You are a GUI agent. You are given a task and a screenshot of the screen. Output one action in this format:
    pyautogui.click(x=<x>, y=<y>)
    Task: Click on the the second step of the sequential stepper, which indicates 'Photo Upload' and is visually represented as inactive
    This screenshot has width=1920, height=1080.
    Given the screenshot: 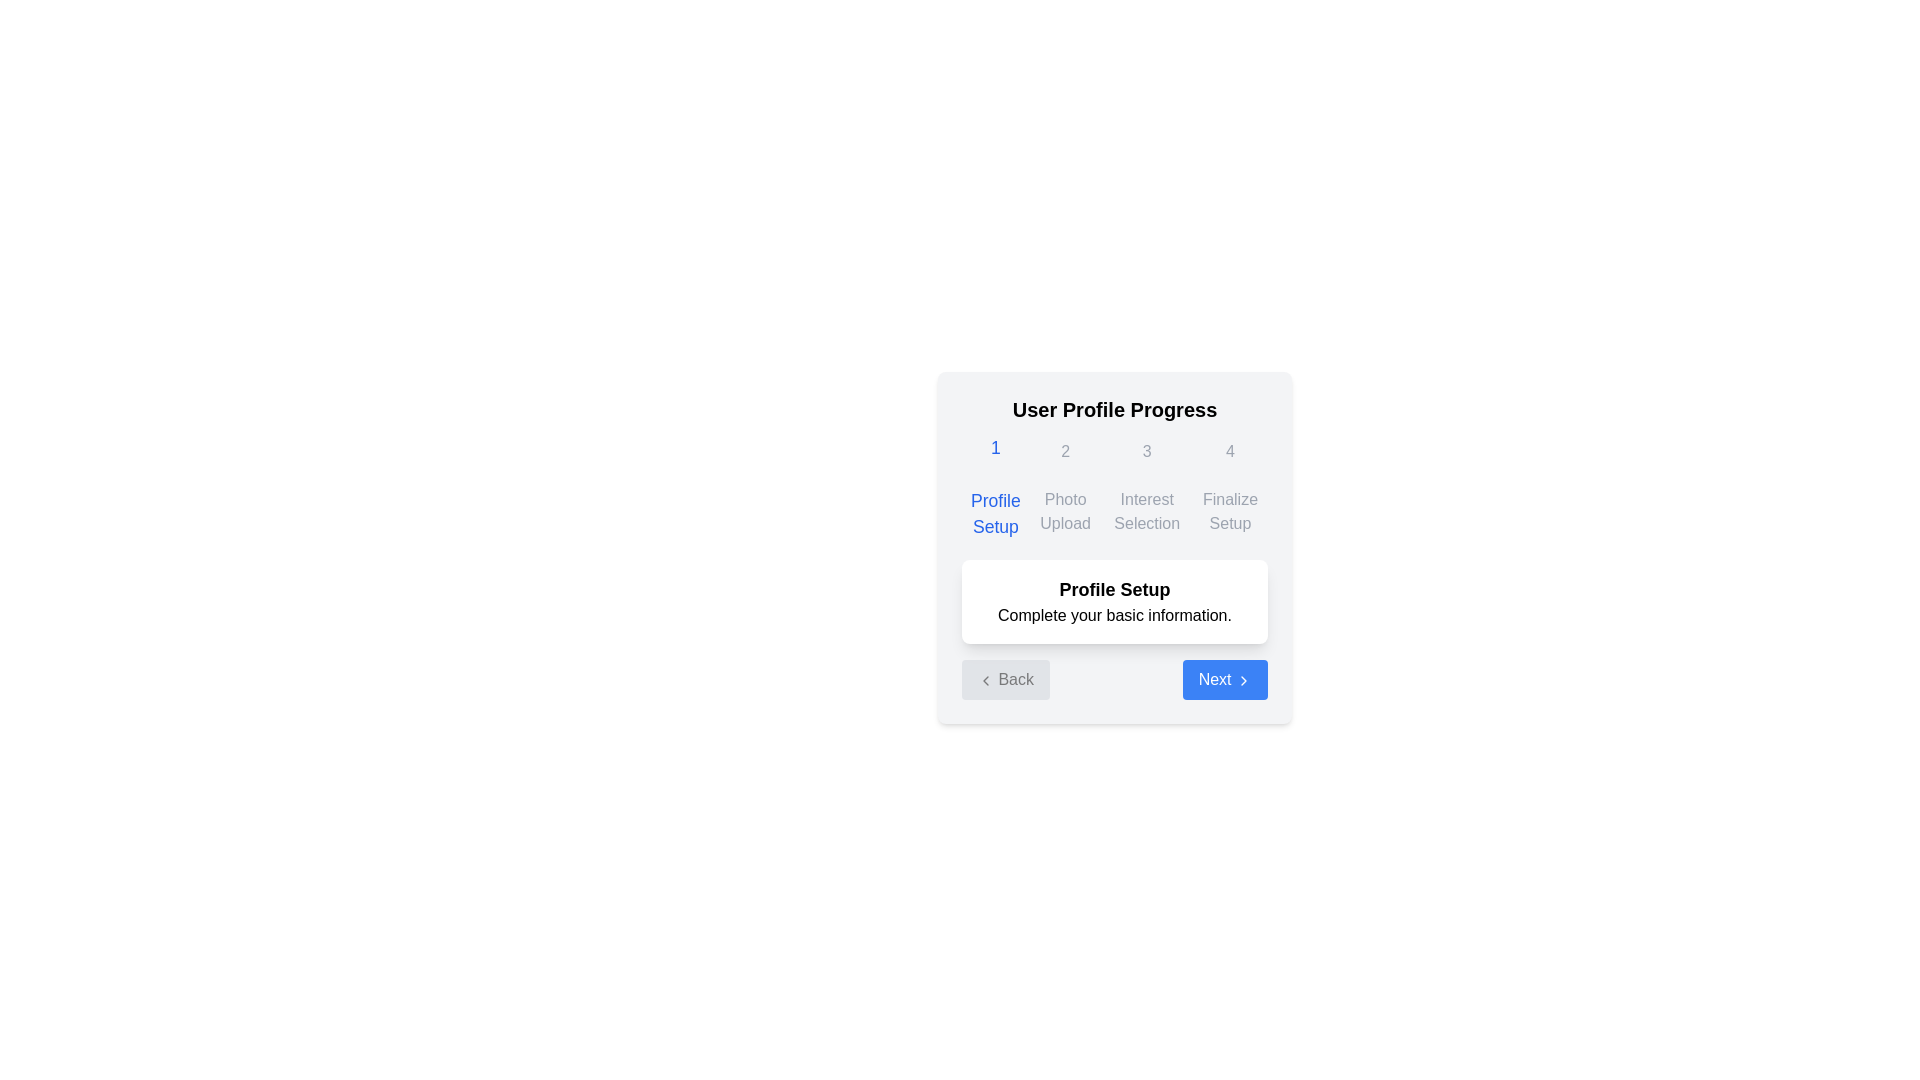 What is the action you would take?
    pyautogui.click(x=1064, y=488)
    